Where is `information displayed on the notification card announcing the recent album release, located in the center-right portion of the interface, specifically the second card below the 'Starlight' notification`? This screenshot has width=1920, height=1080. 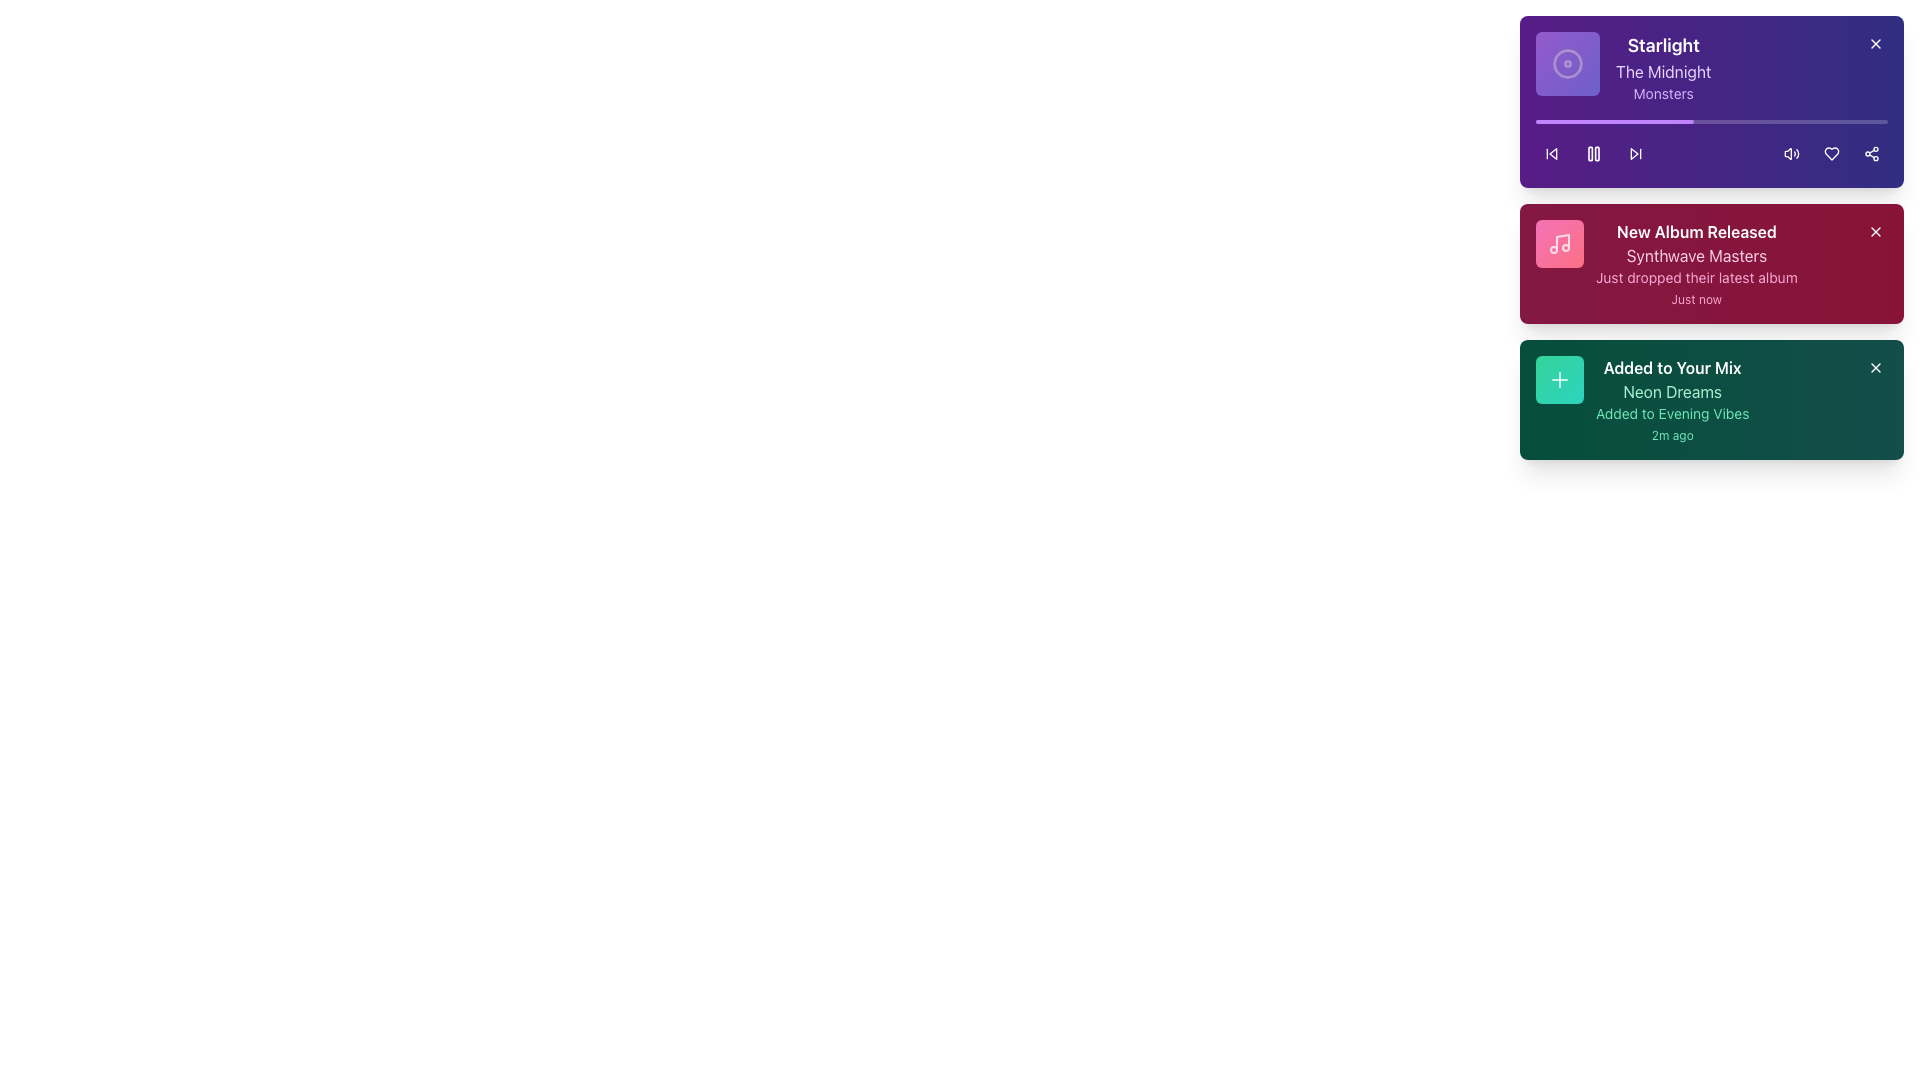 information displayed on the notification card announcing the recent album release, located in the center-right portion of the interface, specifically the second card below the 'Starlight' notification is located at coordinates (1695, 262).